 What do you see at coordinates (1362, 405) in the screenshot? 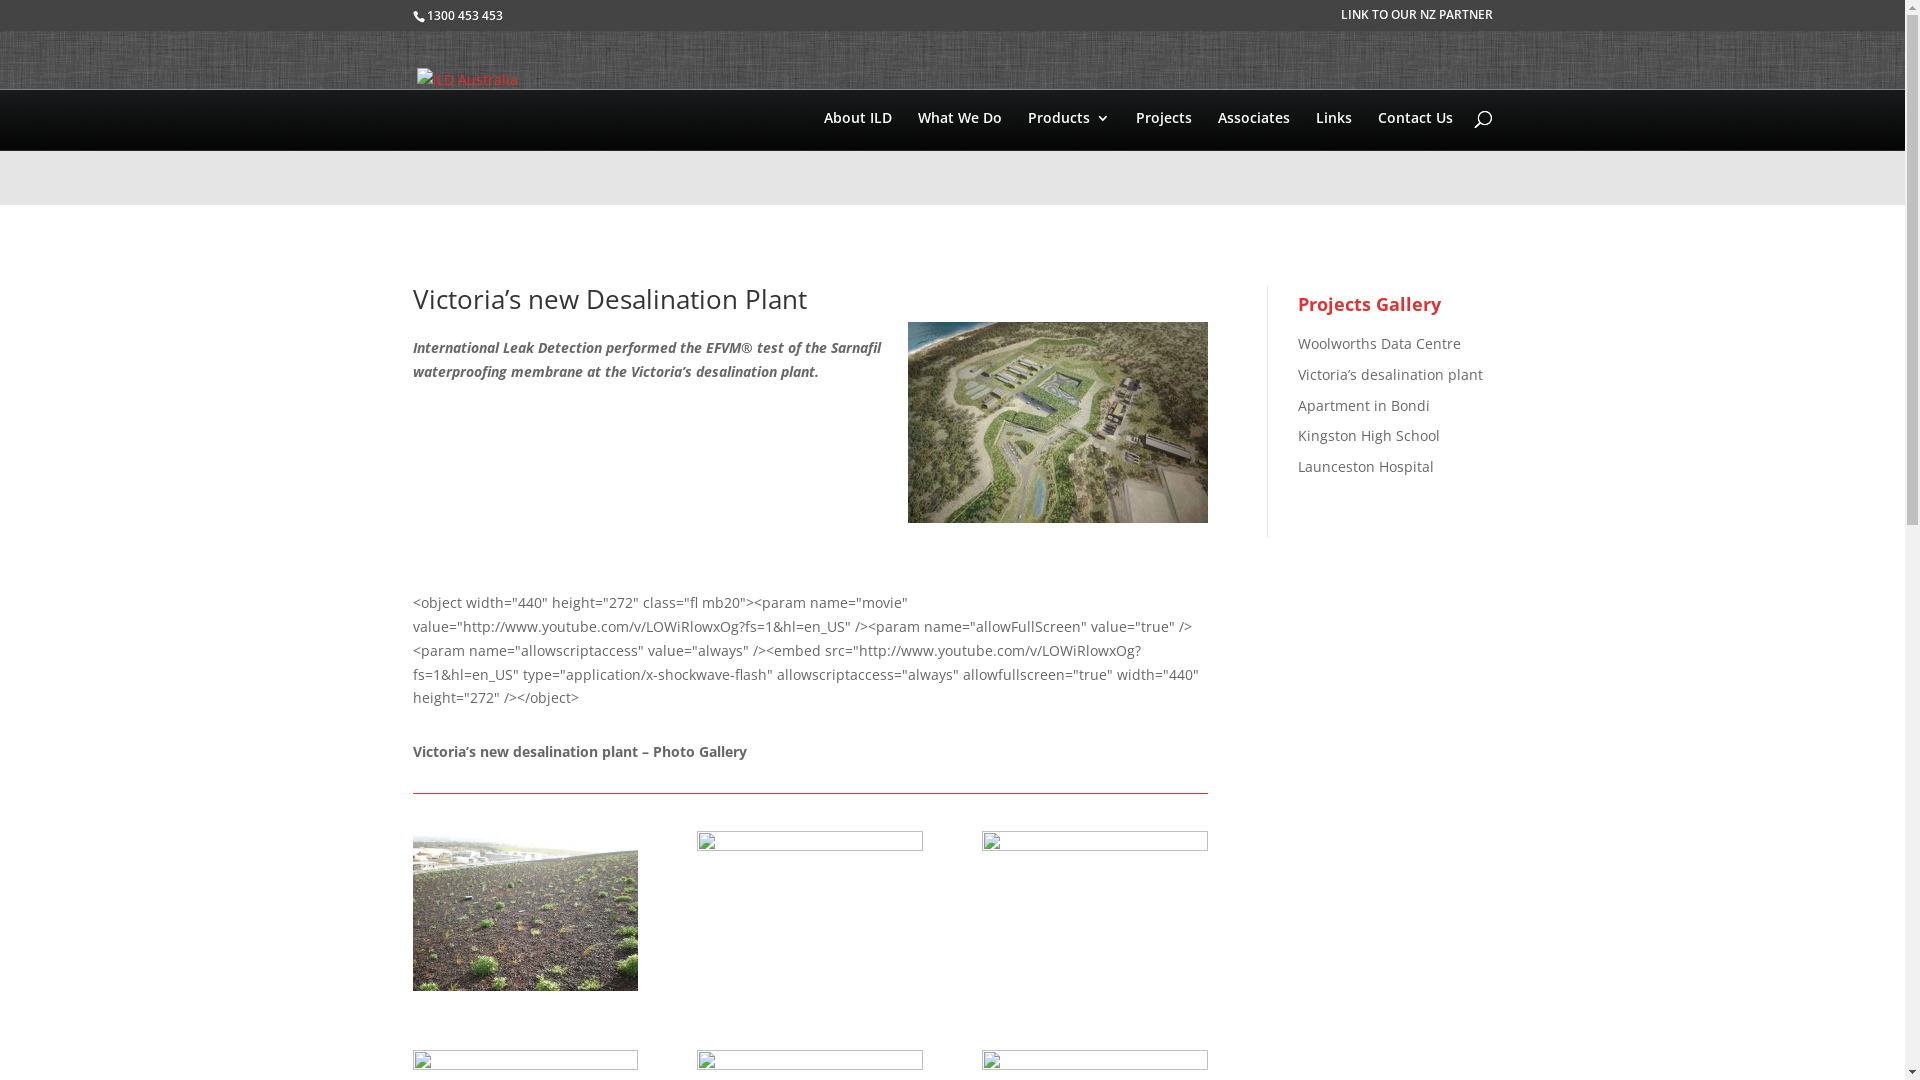
I see `'Apartment in Bondi'` at bounding box center [1362, 405].